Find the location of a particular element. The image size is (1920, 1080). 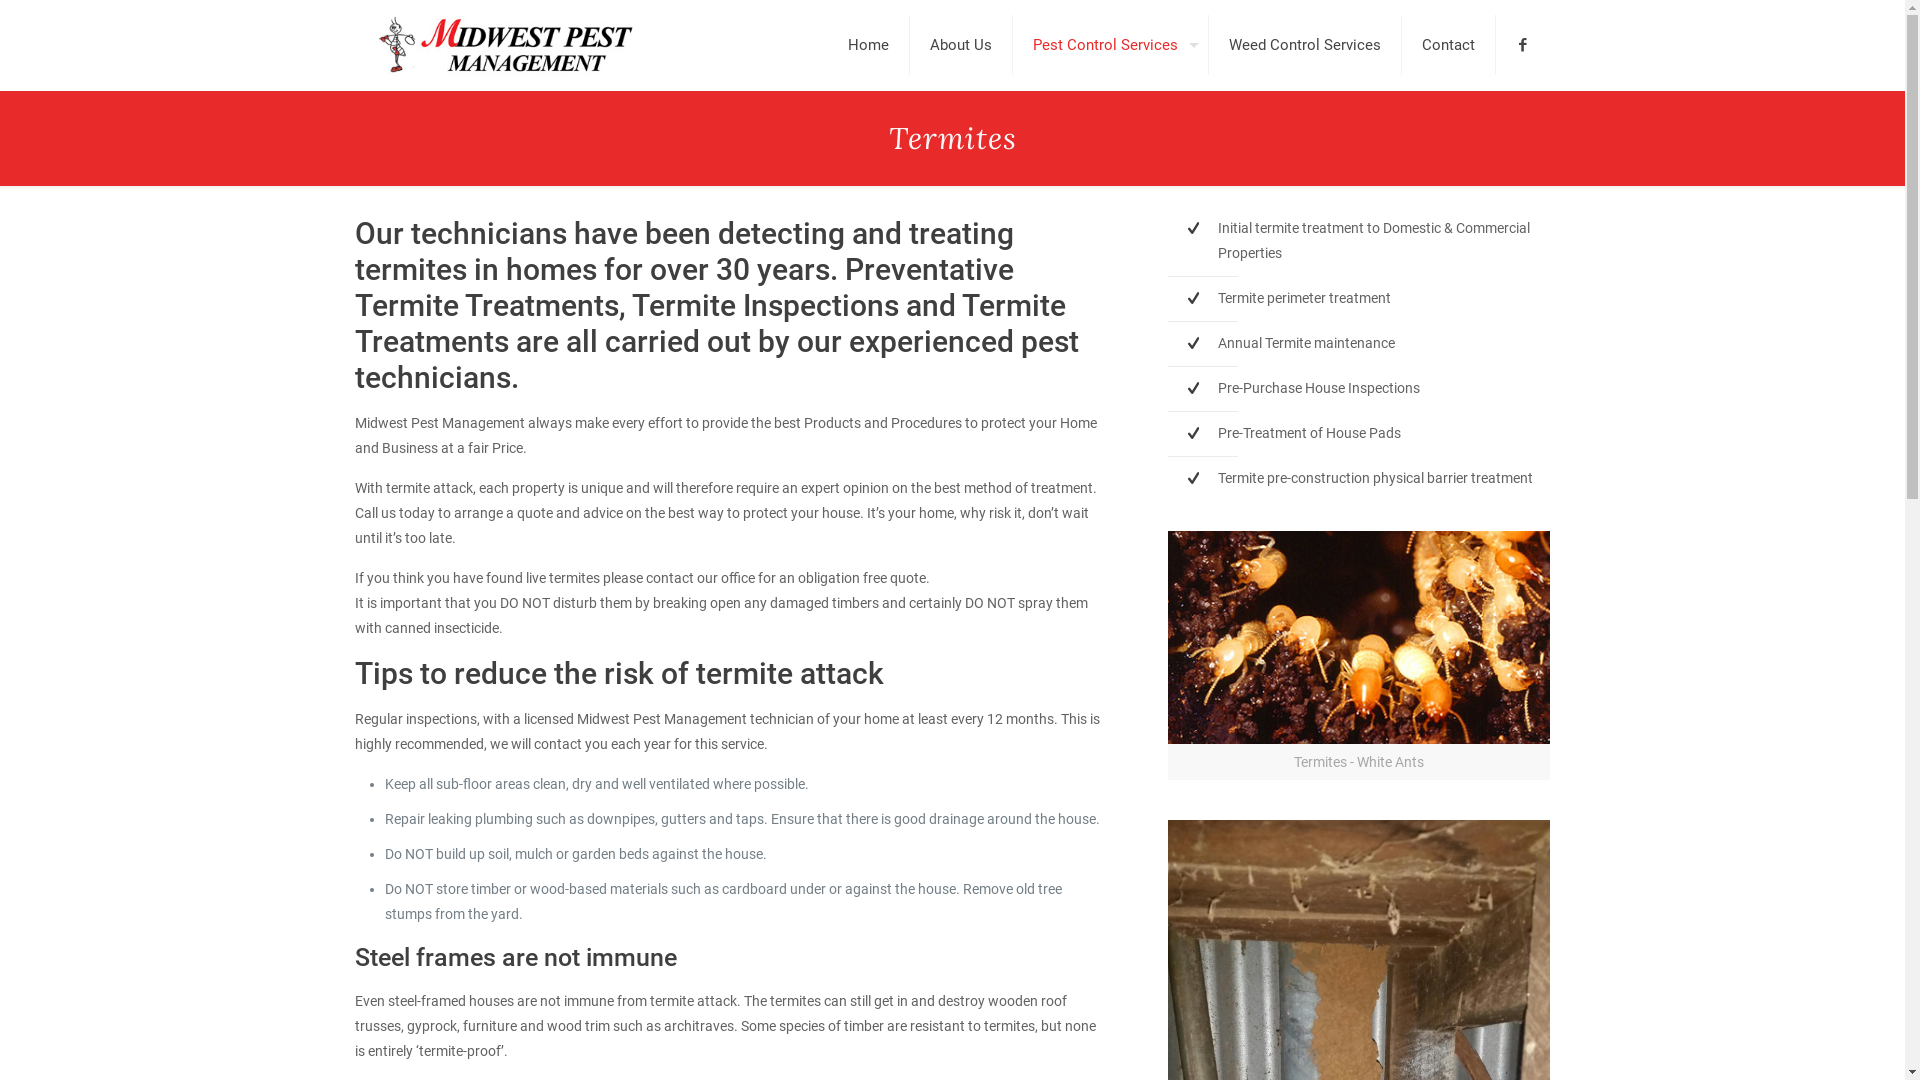

'About Us' is located at coordinates (961, 45).